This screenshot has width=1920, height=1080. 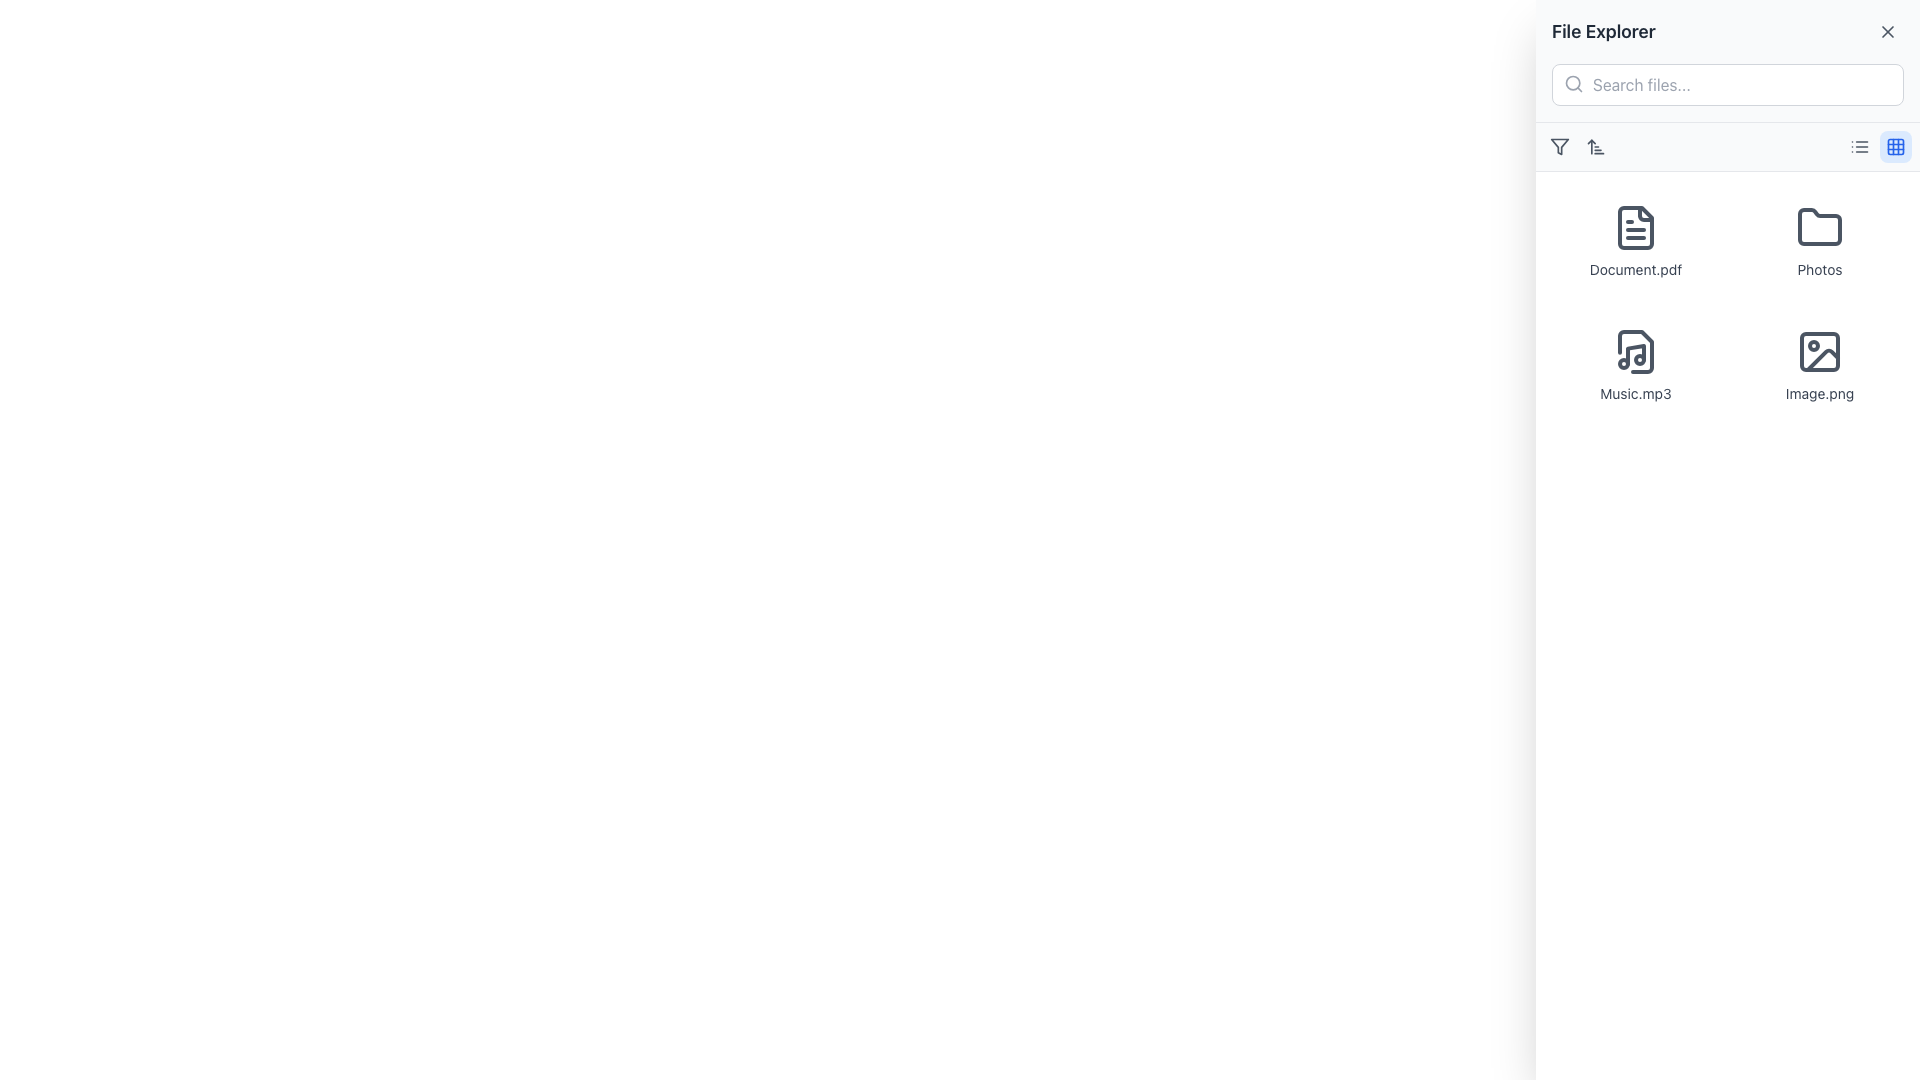 What do you see at coordinates (1636, 226) in the screenshot?
I see `the rectangular document icon with horizontal lines representing text, located above the label 'Document.pdf' in the file explorer grid layout` at bounding box center [1636, 226].